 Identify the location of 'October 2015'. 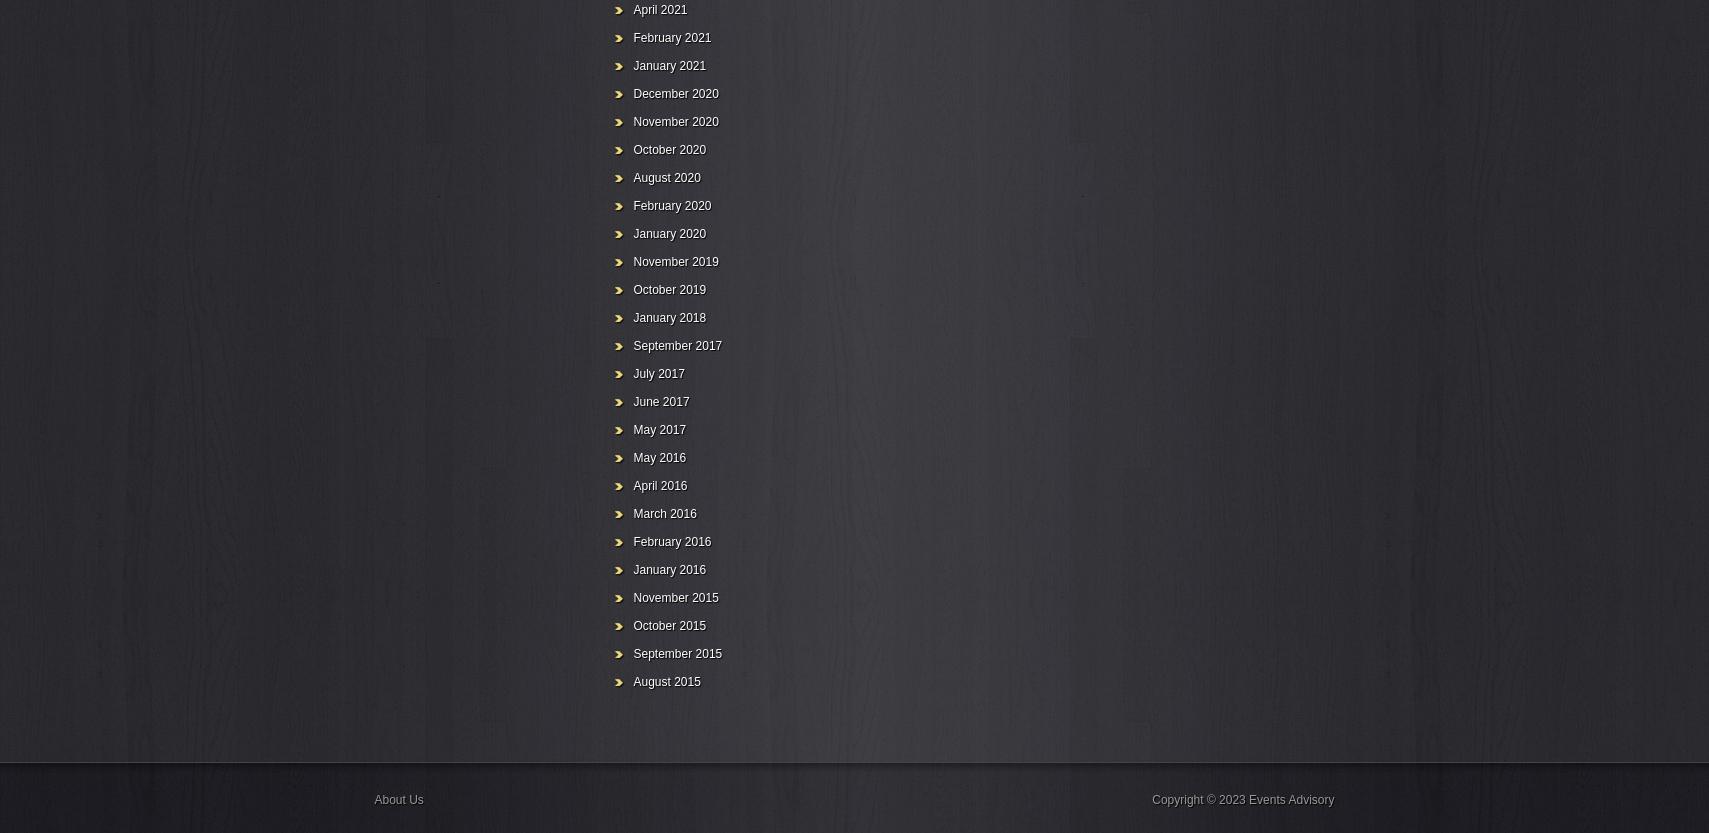
(668, 625).